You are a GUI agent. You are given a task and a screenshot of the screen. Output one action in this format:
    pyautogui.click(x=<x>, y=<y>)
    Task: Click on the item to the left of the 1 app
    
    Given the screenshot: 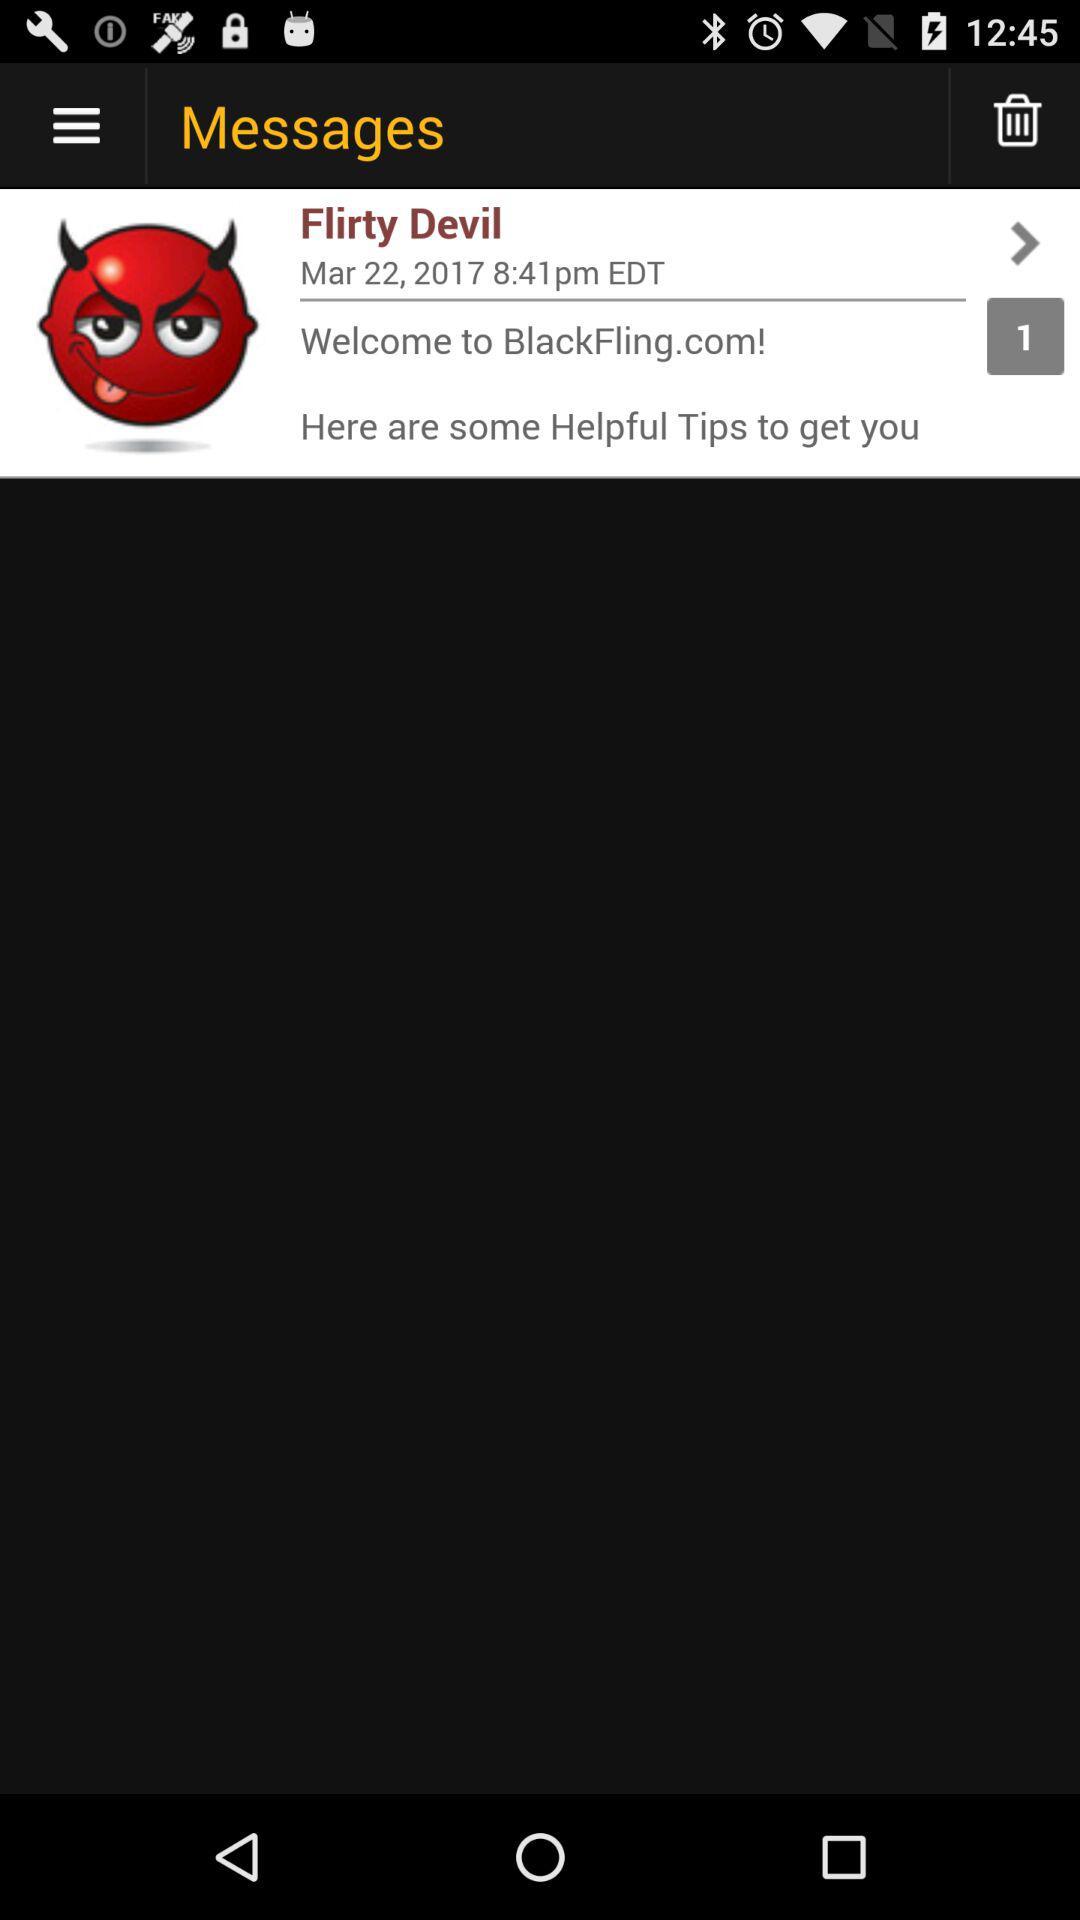 What is the action you would take?
    pyautogui.click(x=632, y=298)
    